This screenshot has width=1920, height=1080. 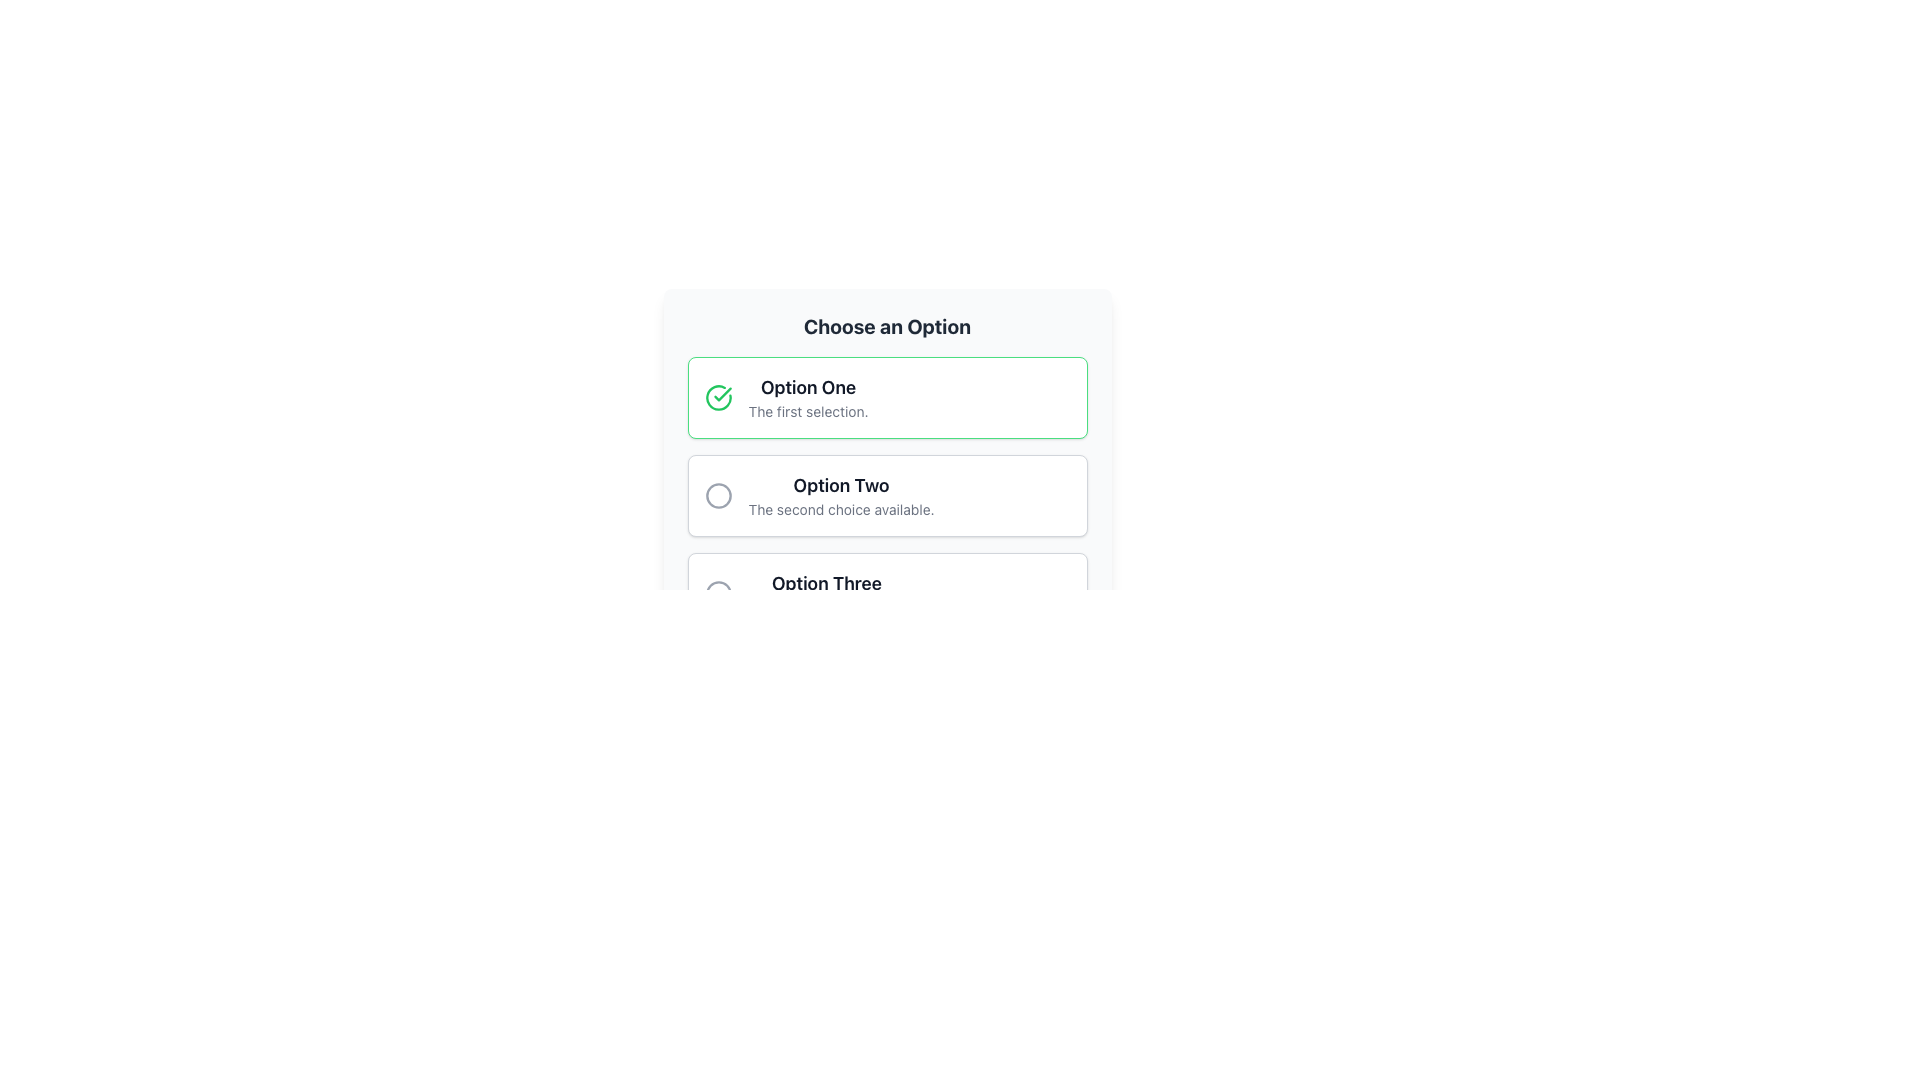 I want to click on the Circle Indicator that is a circular icon with a thin stroke, located to the left of the text option 'Option Three', which is the third selectable indicator from the top, so click(x=718, y=593).